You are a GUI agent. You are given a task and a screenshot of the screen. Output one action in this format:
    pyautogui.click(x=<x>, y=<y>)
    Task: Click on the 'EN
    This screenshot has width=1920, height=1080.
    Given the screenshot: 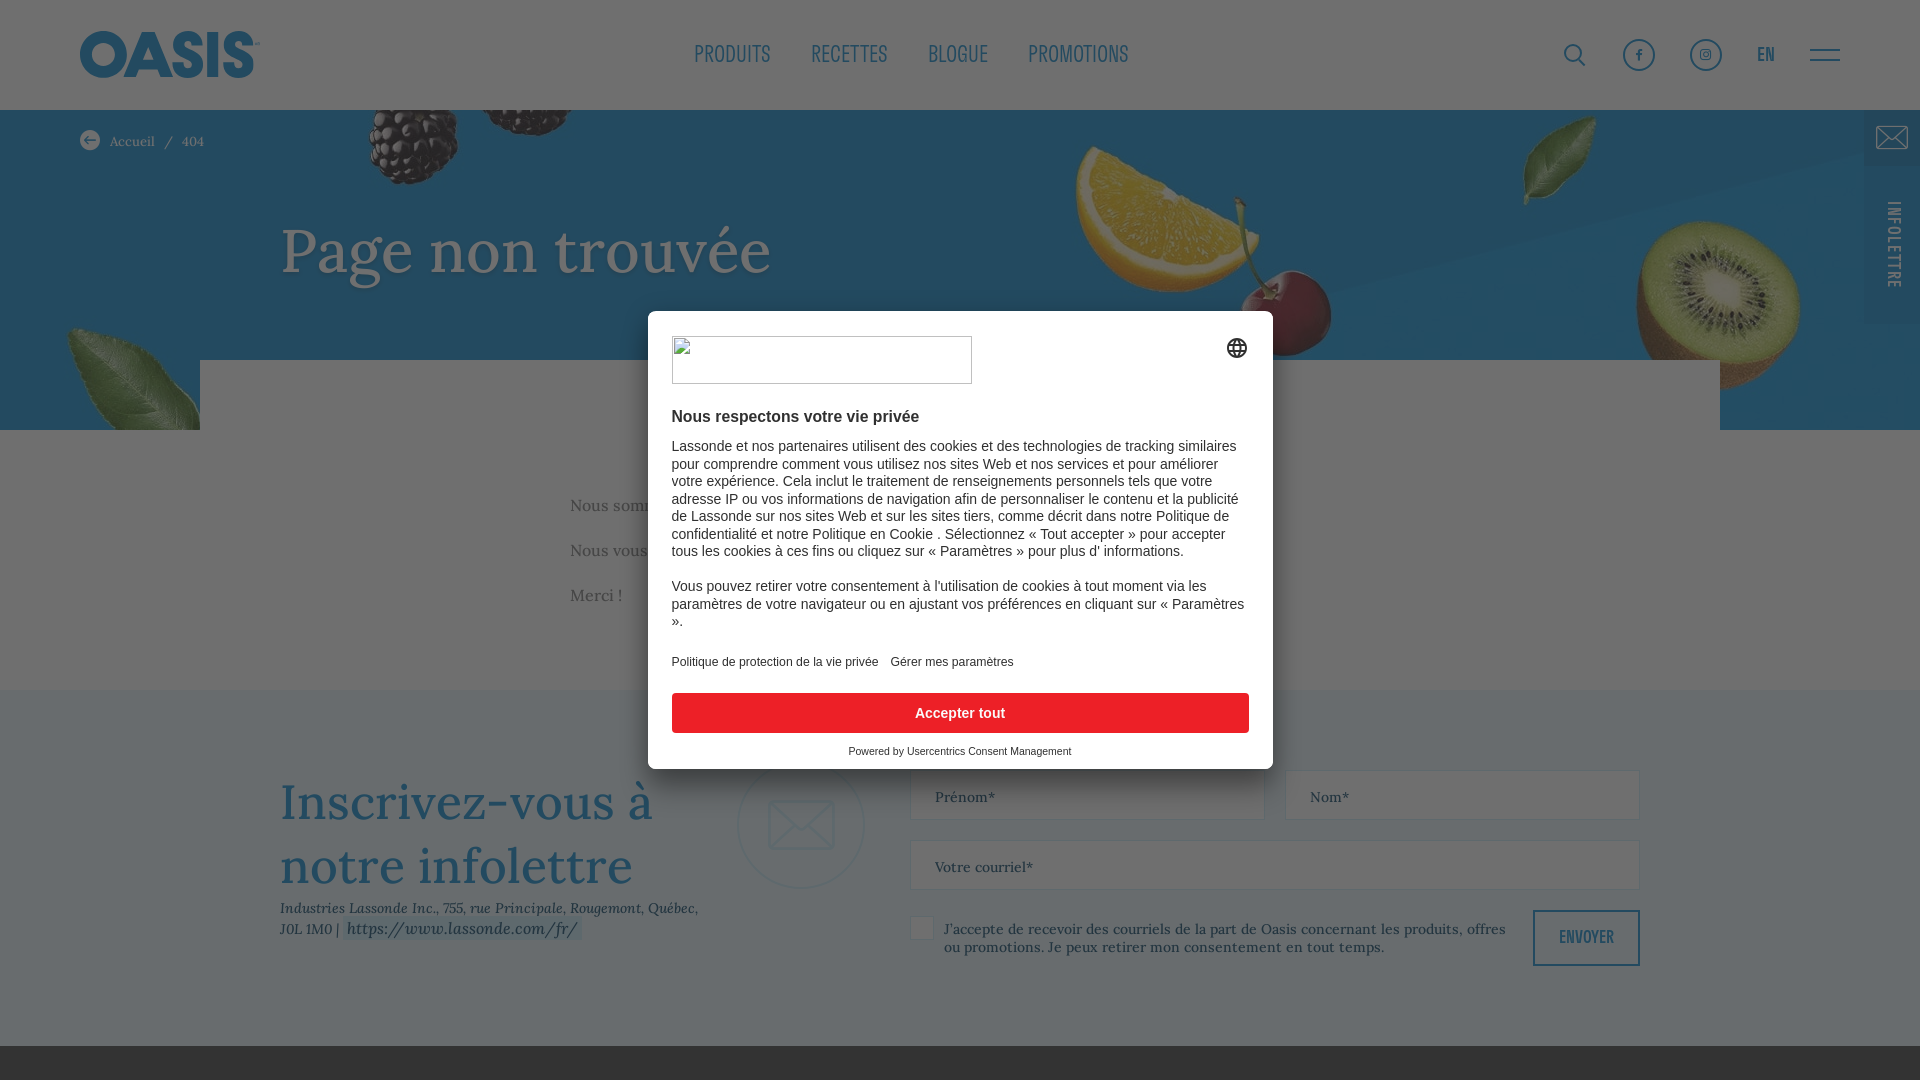 What is the action you would take?
    pyautogui.click(x=1755, y=53)
    